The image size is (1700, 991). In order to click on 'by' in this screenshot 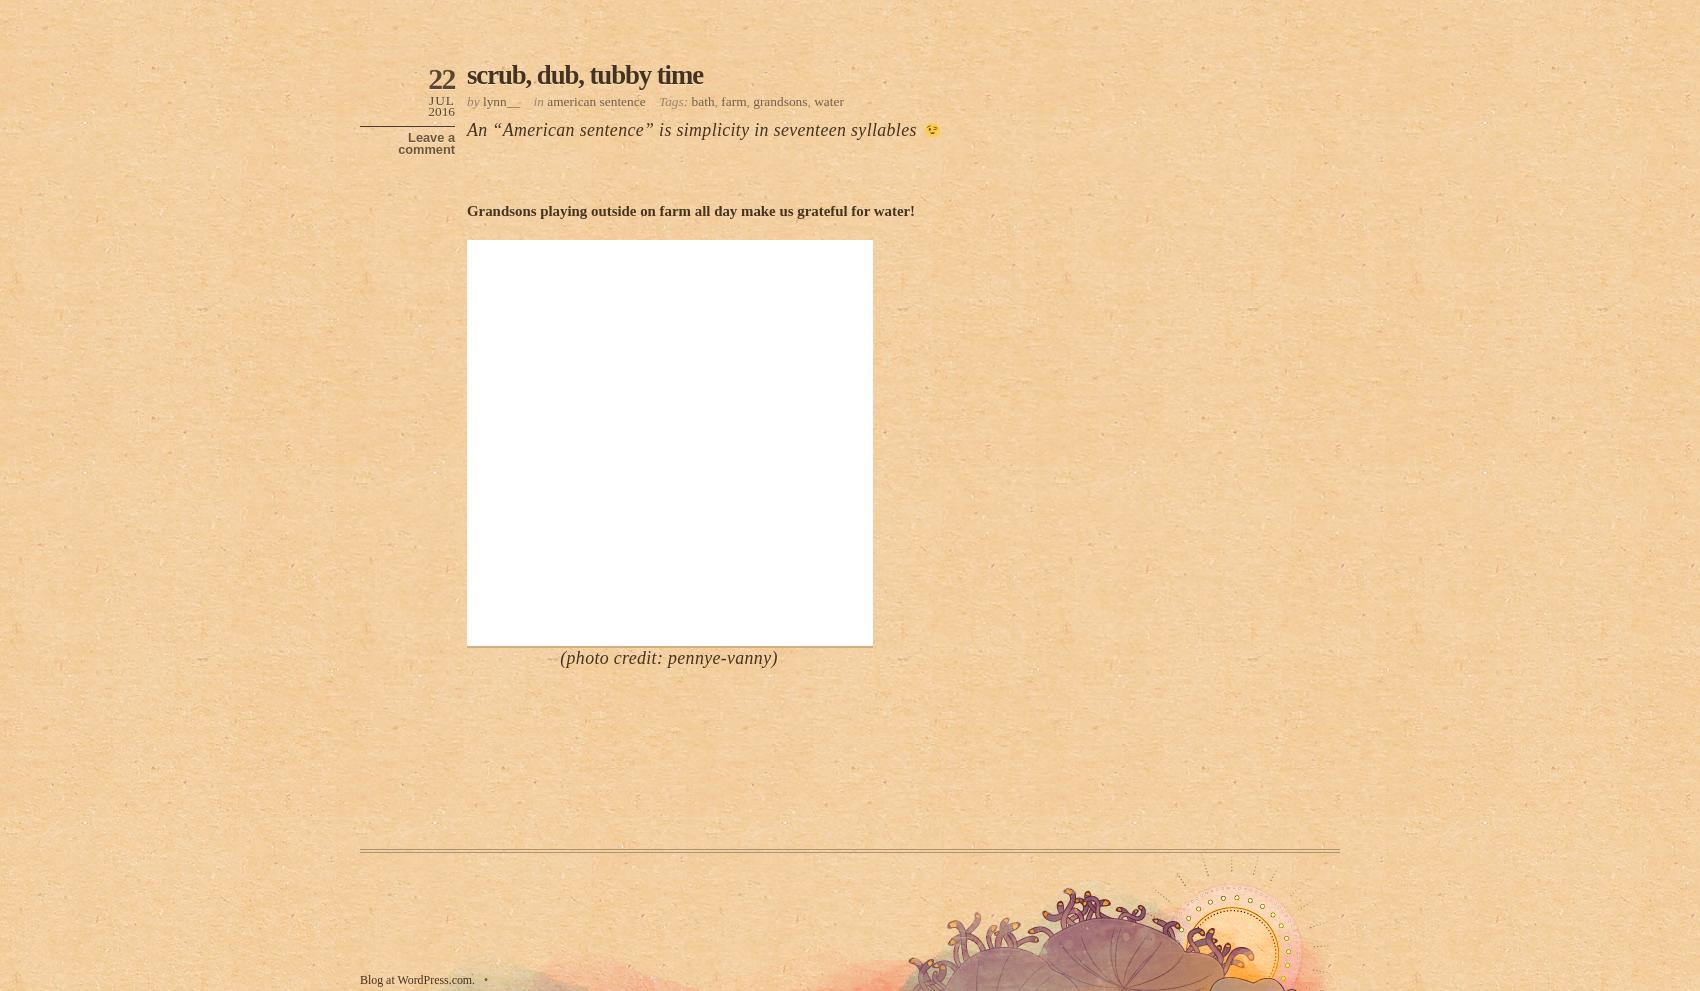, I will do `click(474, 99)`.